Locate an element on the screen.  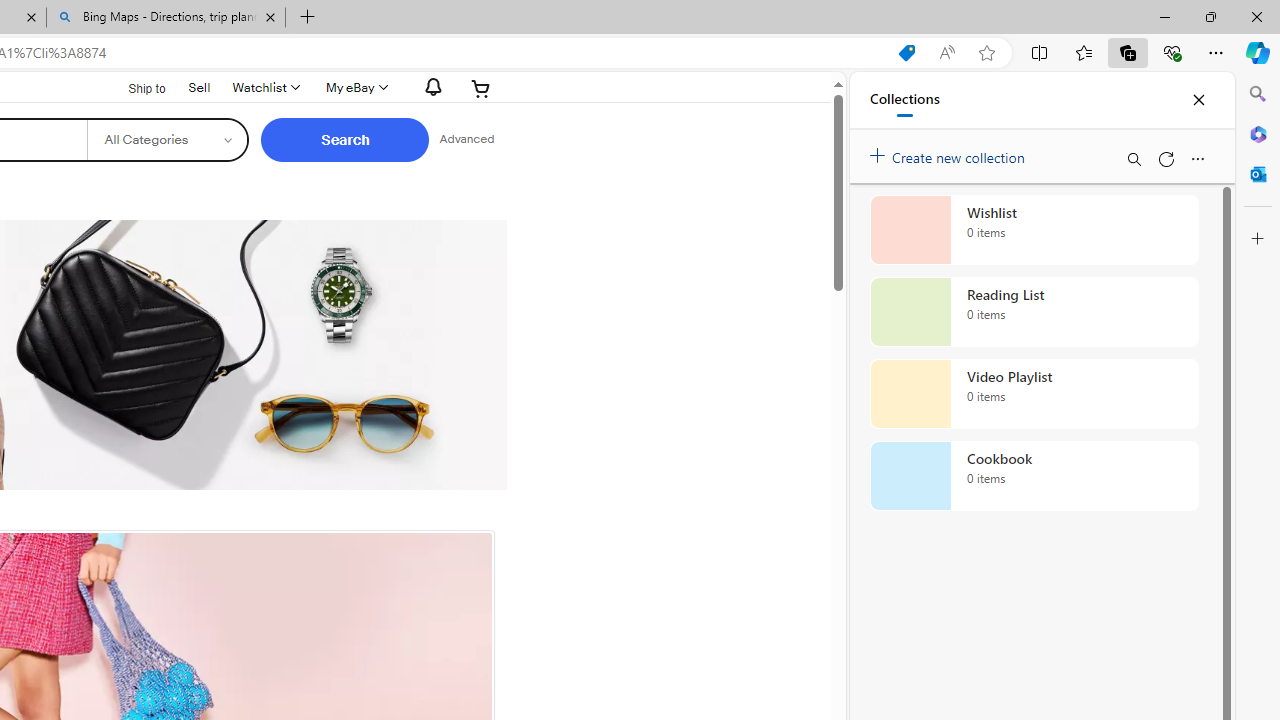
'Watchlist' is located at coordinates (263, 87).